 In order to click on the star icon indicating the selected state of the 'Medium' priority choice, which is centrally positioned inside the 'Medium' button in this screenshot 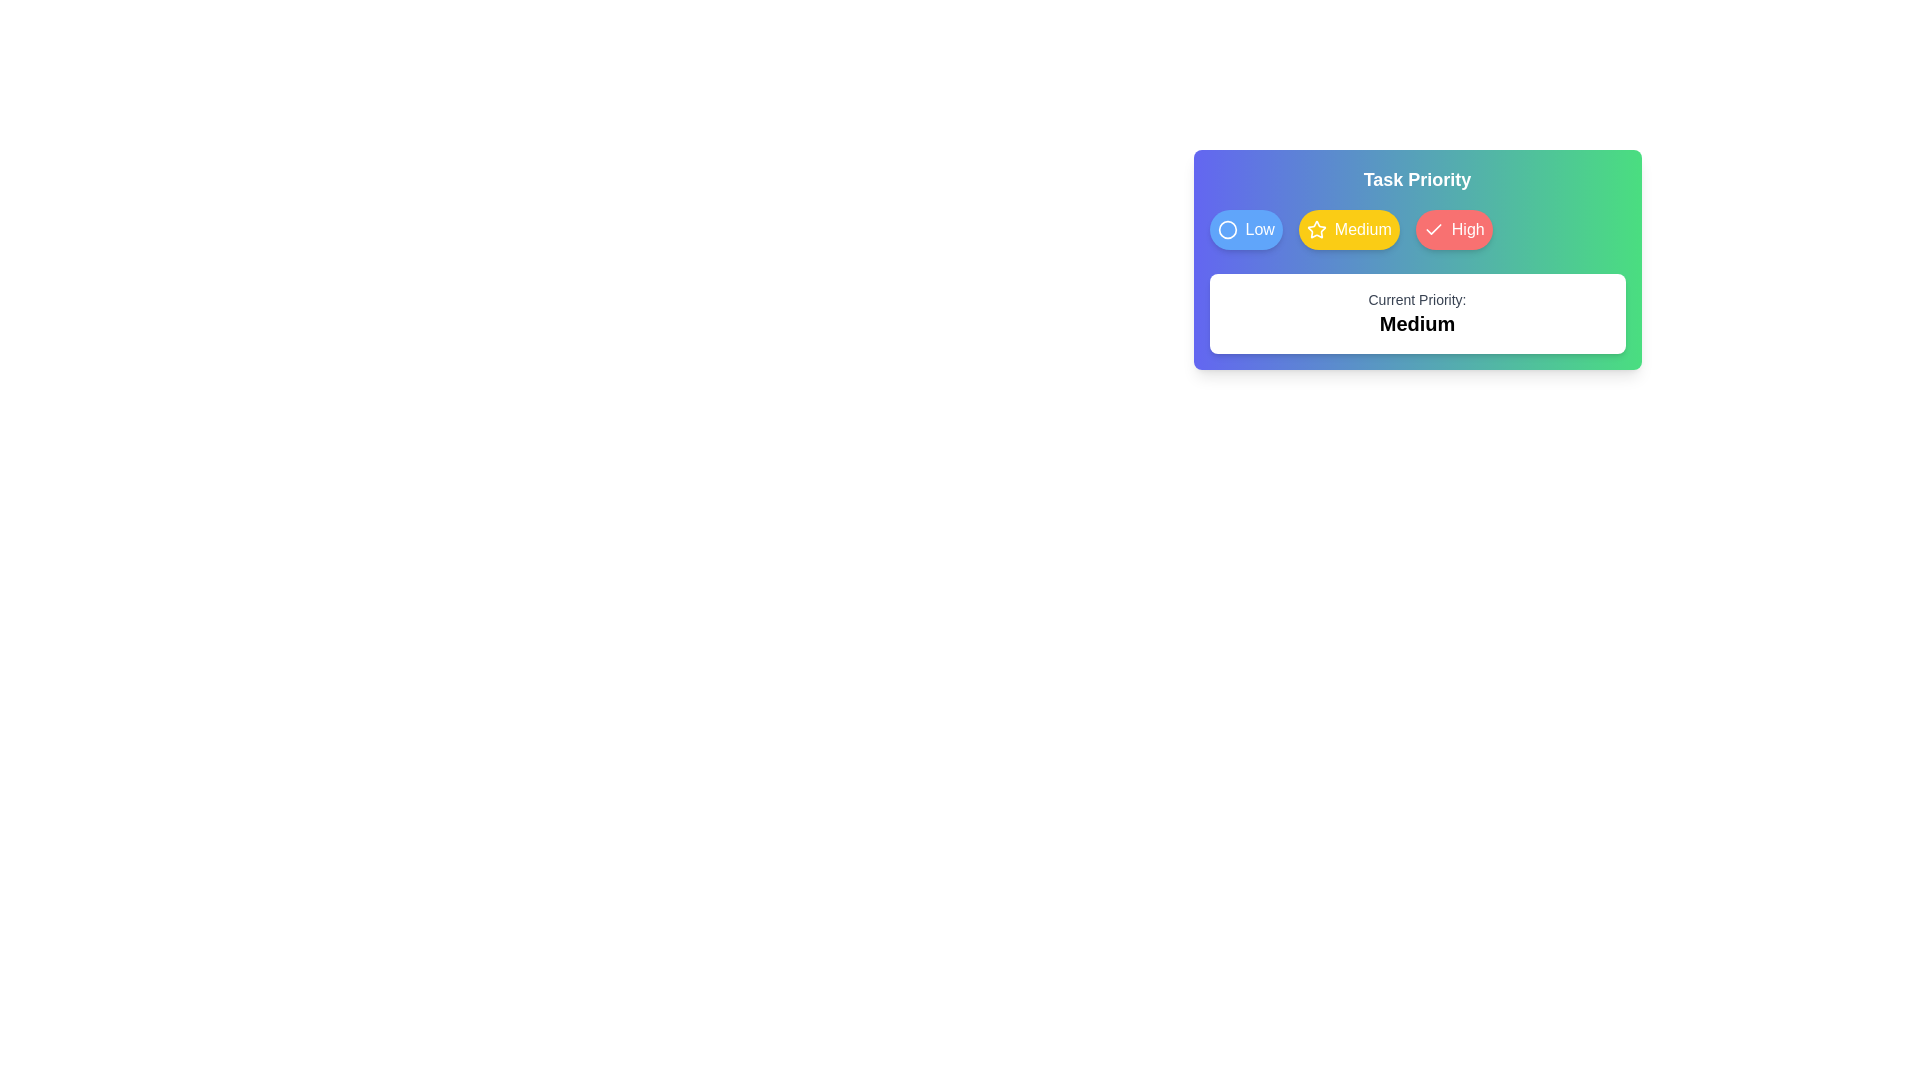, I will do `click(1316, 228)`.